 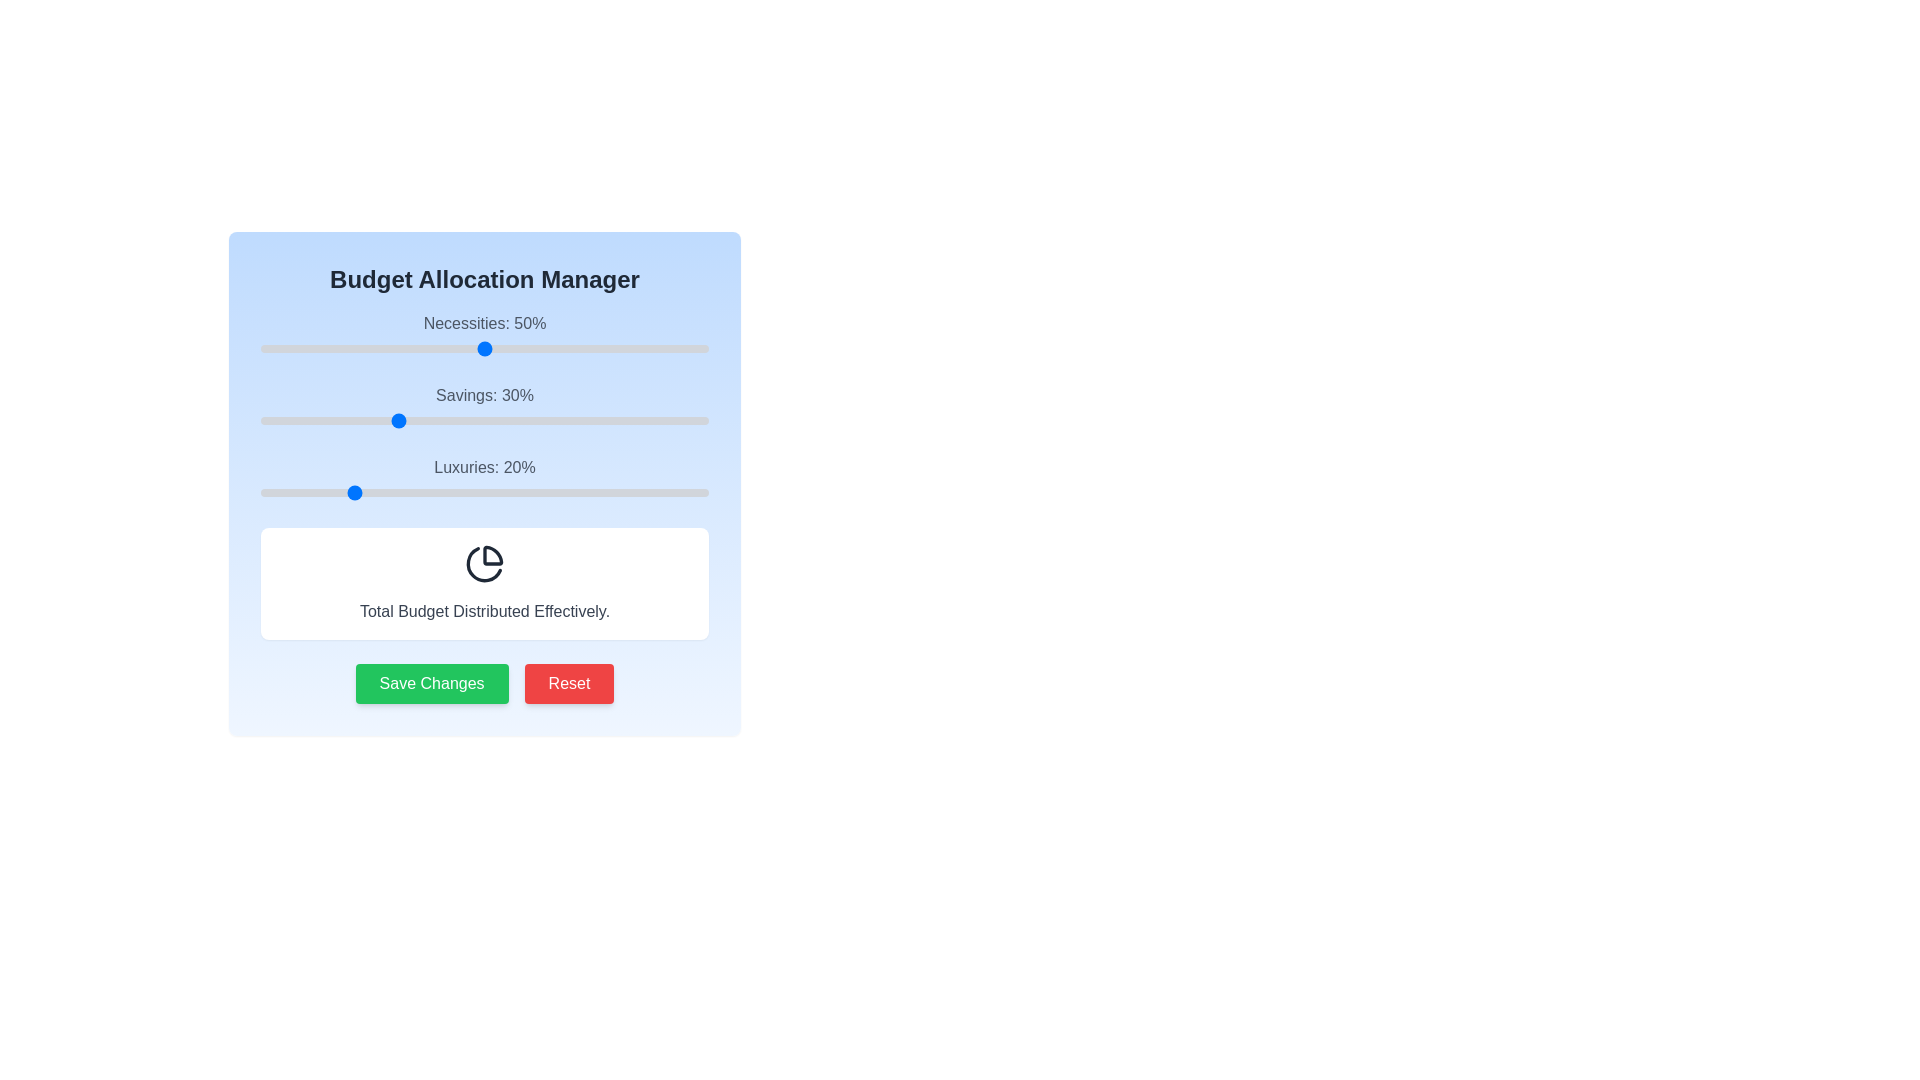 I want to click on luxuries percentage, so click(x=543, y=493).